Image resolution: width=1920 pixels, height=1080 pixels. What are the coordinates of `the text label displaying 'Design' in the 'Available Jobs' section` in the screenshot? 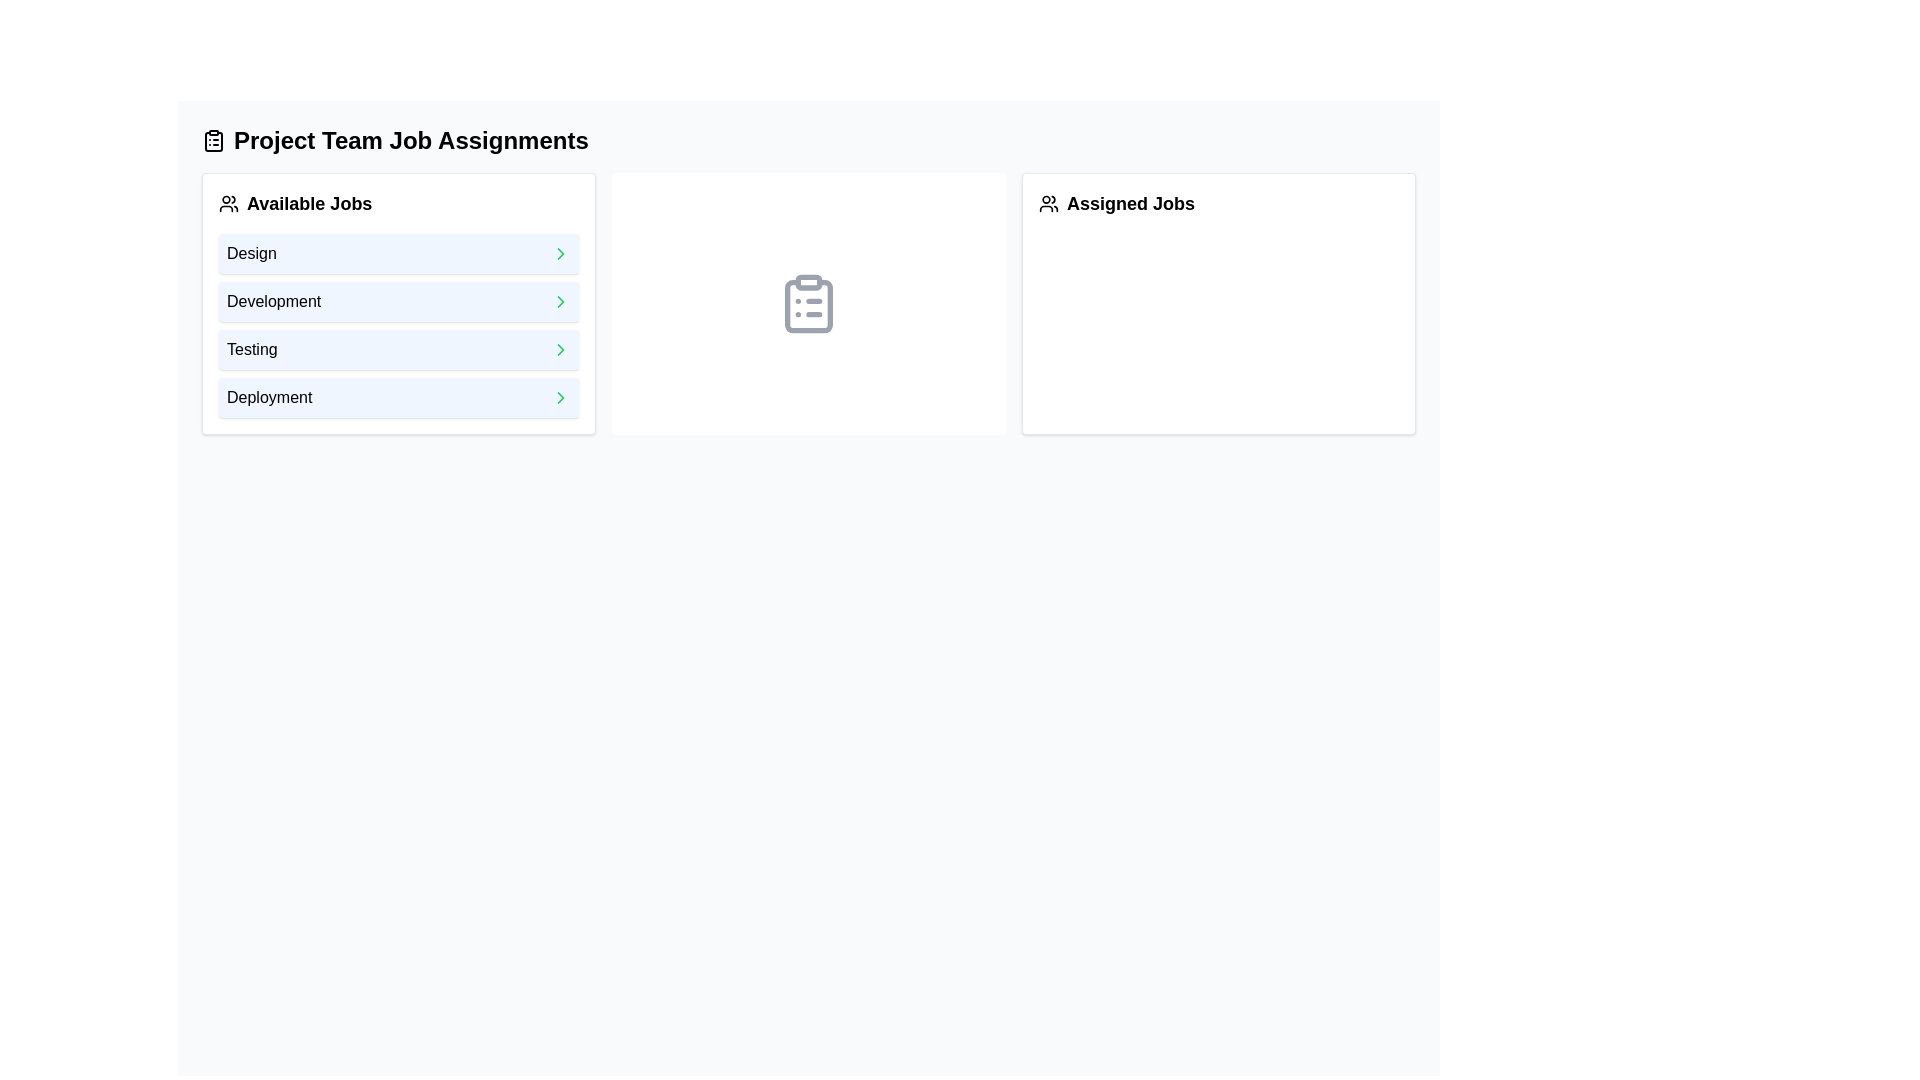 It's located at (250, 253).